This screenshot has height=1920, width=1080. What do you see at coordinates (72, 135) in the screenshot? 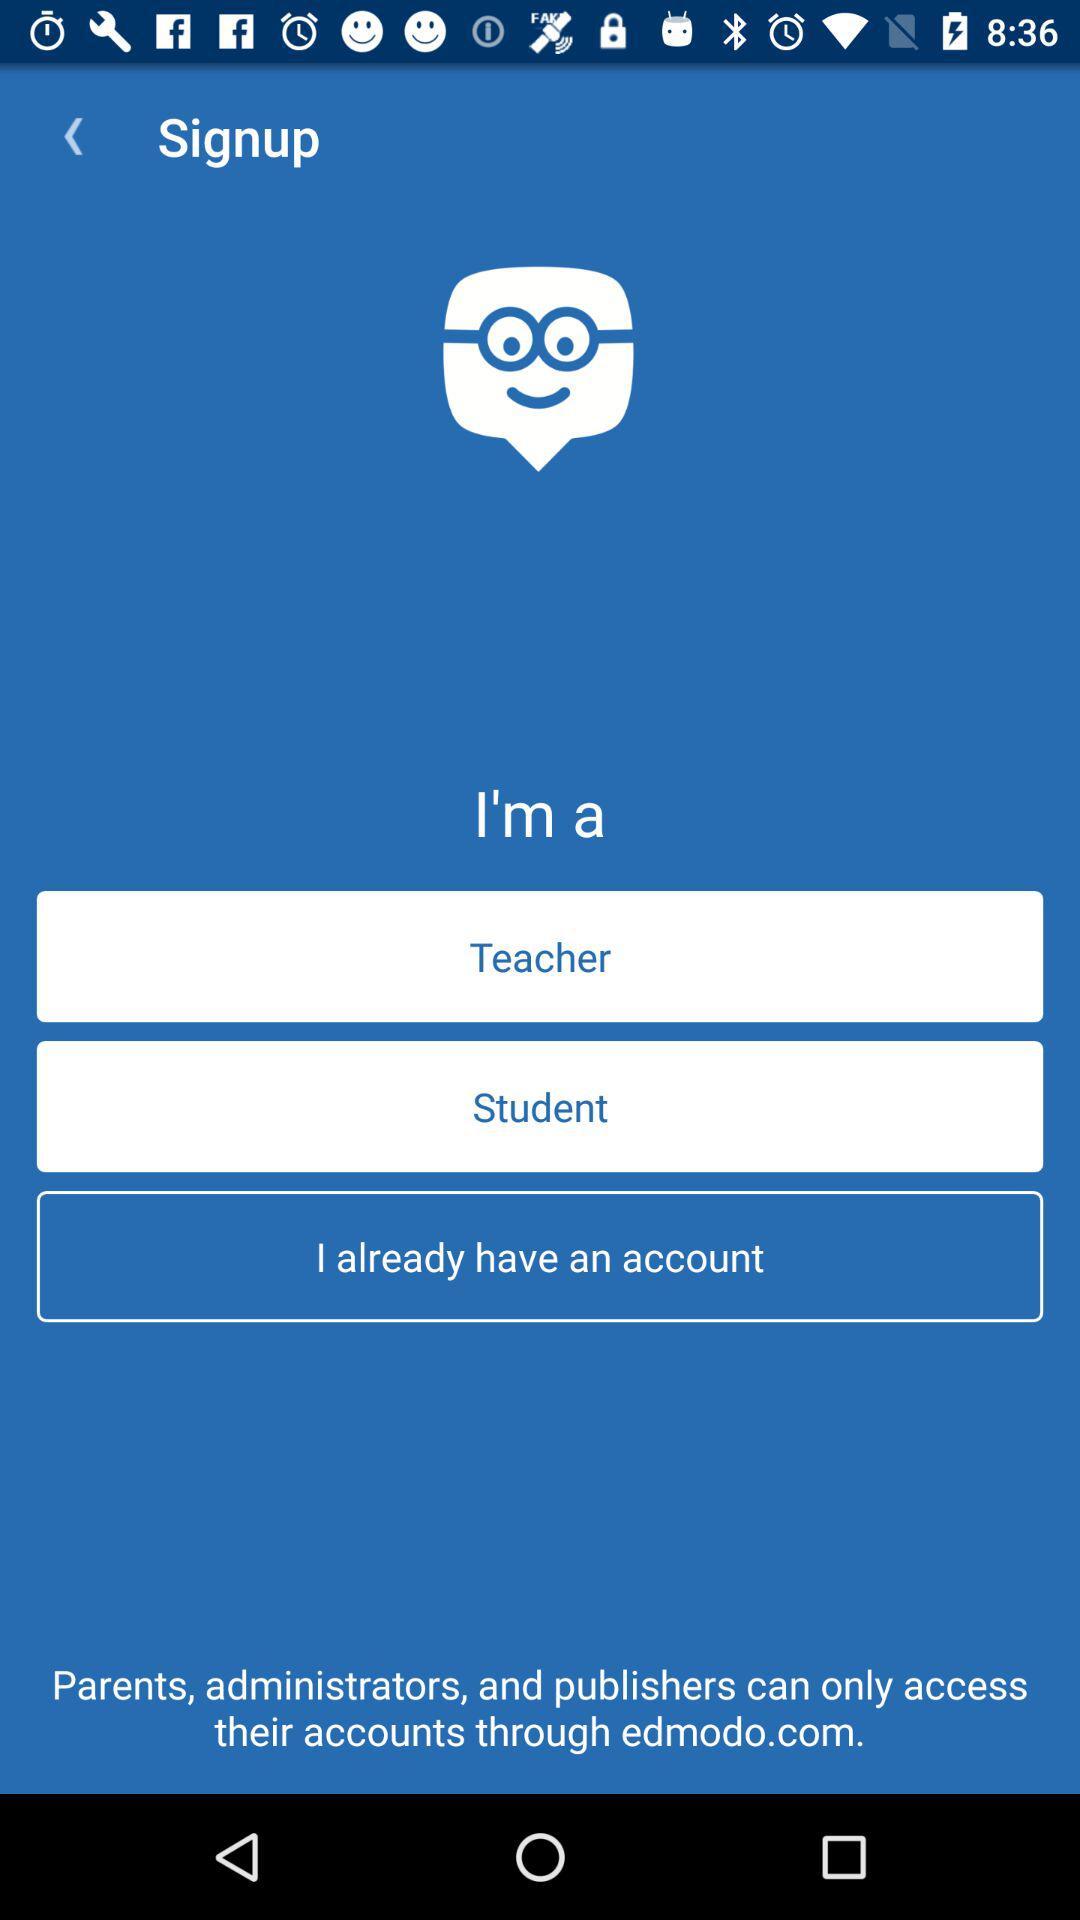
I see `app next to signup icon` at bounding box center [72, 135].